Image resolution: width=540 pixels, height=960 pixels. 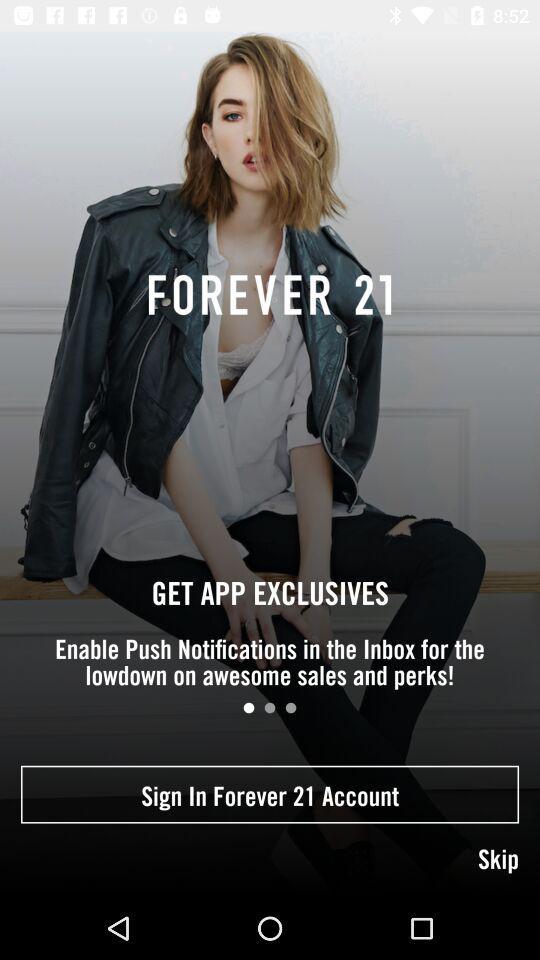 What do you see at coordinates (270, 794) in the screenshot?
I see `icon above skip item` at bounding box center [270, 794].